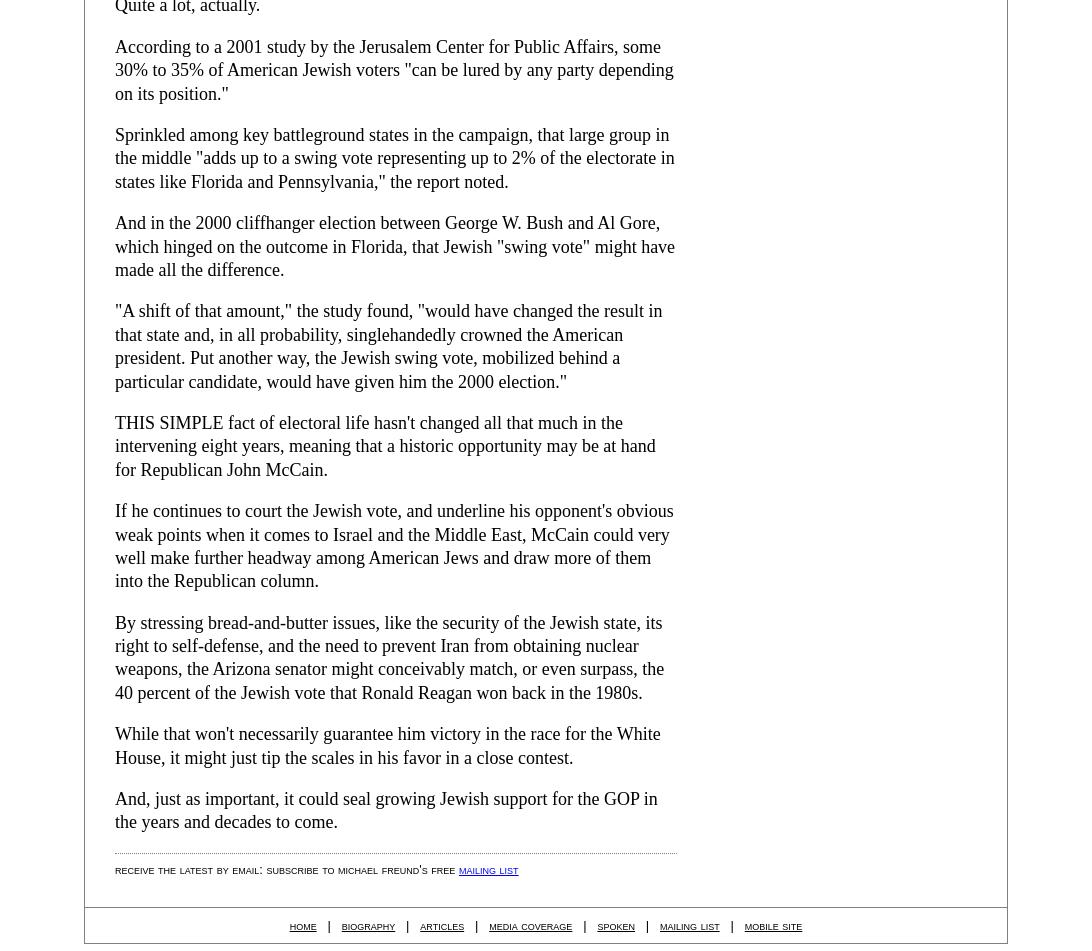 The image size is (1092, 951). Describe the element at coordinates (289, 923) in the screenshot. I see `'home'` at that location.